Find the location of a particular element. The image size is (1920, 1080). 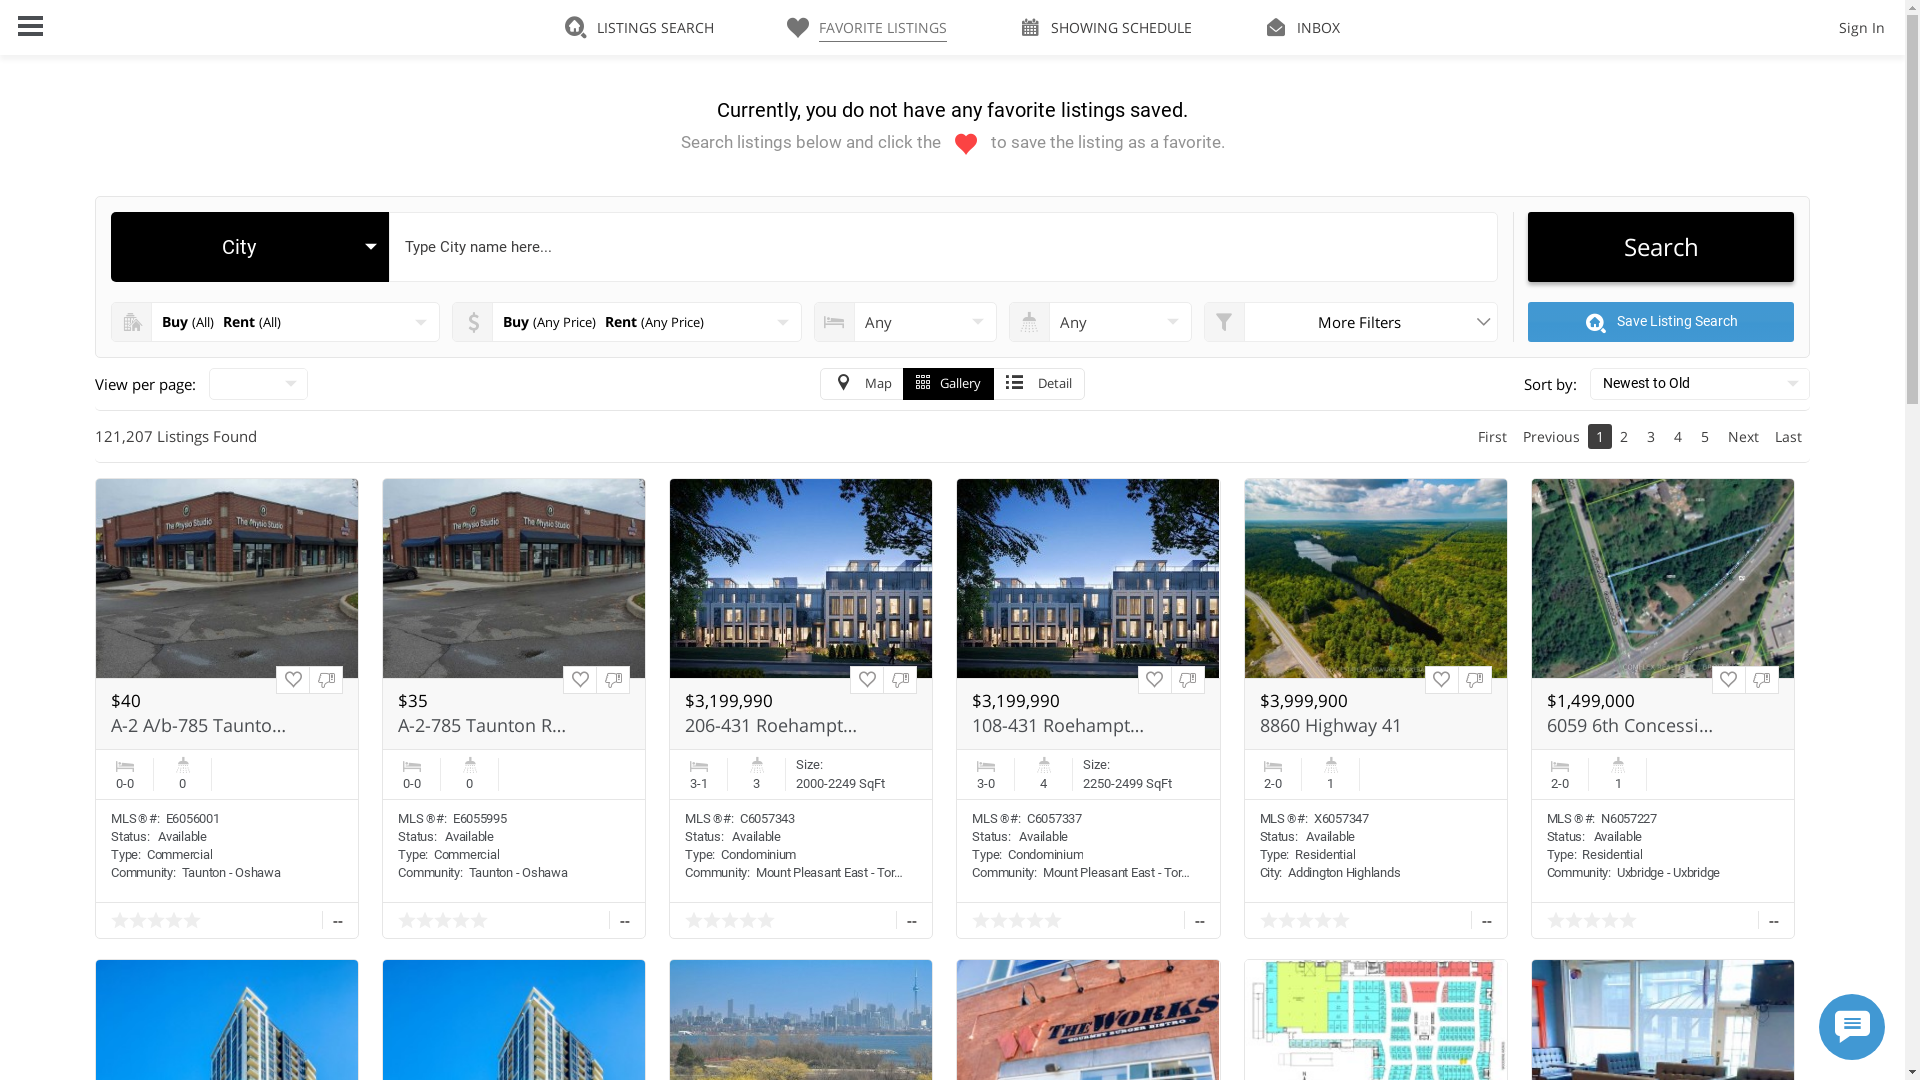

'INBOX' is located at coordinates (1302, 27).